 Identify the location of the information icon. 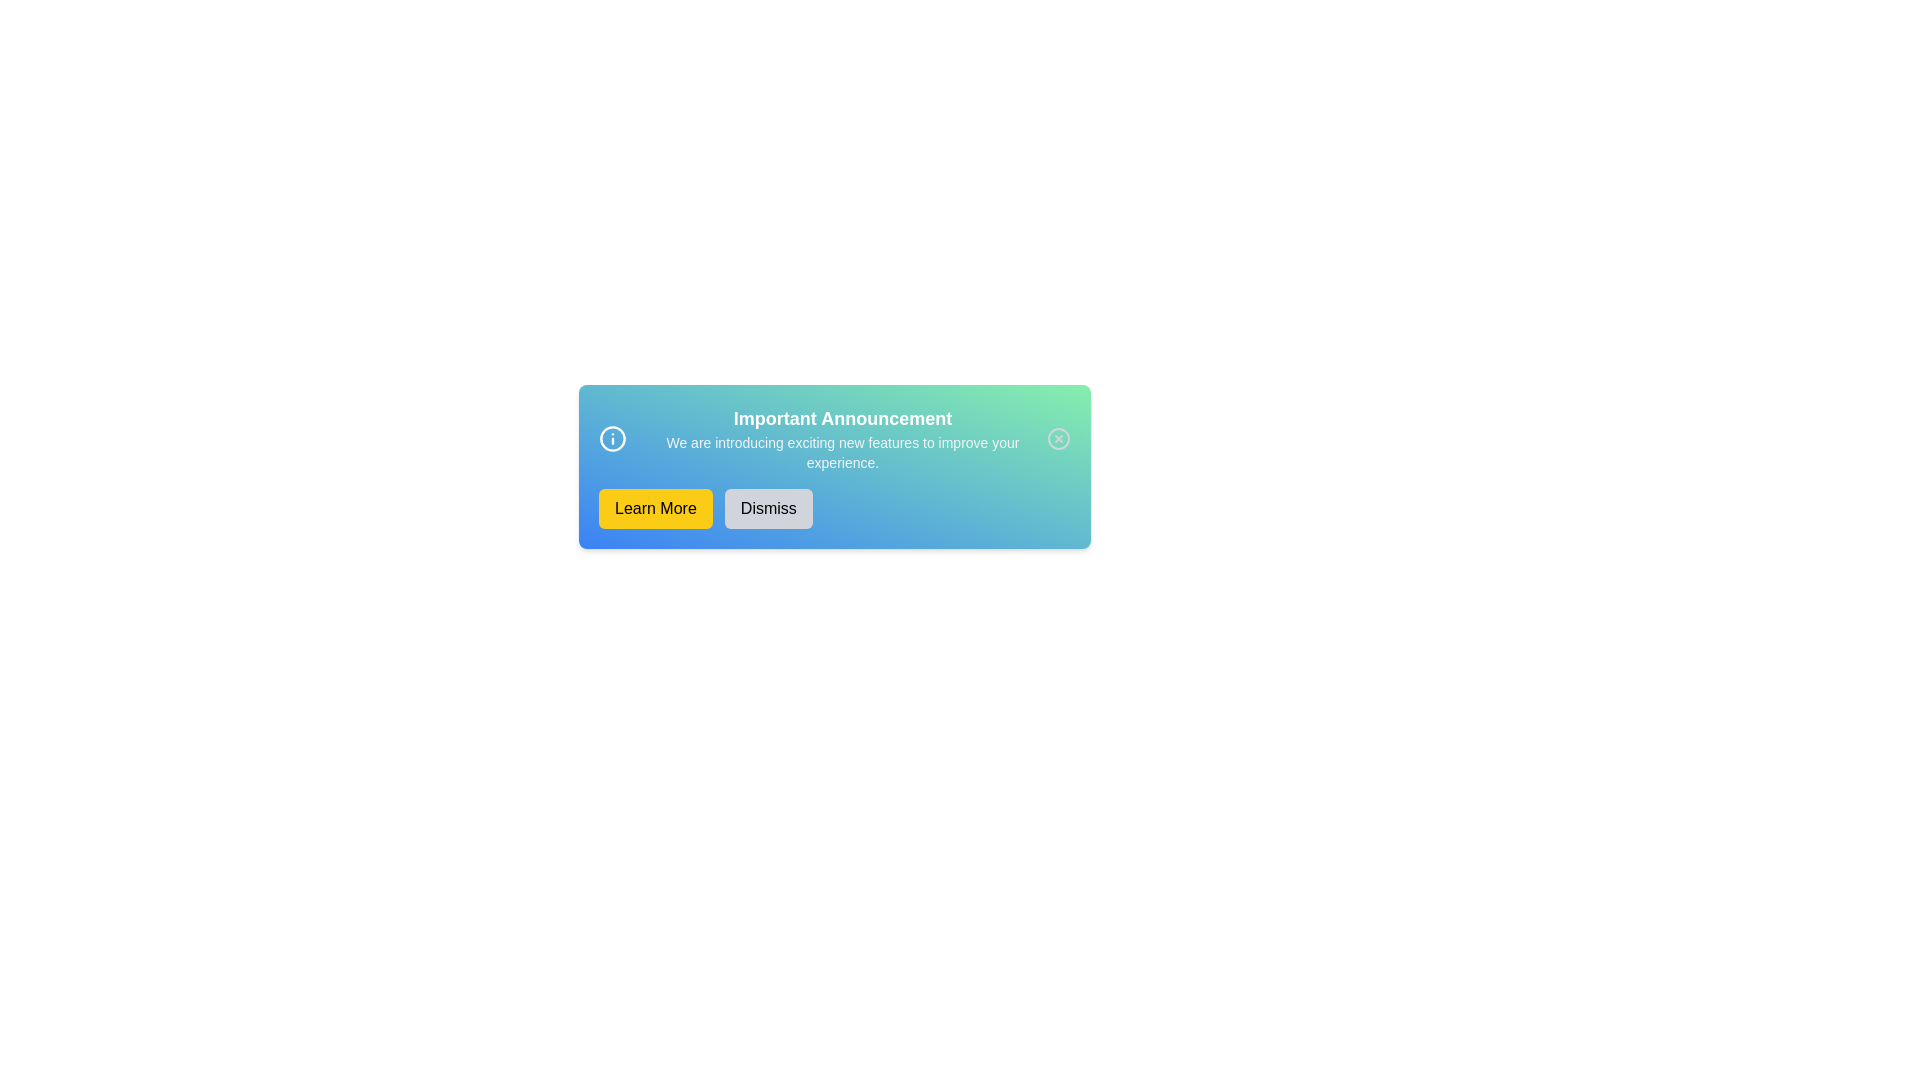
(612, 438).